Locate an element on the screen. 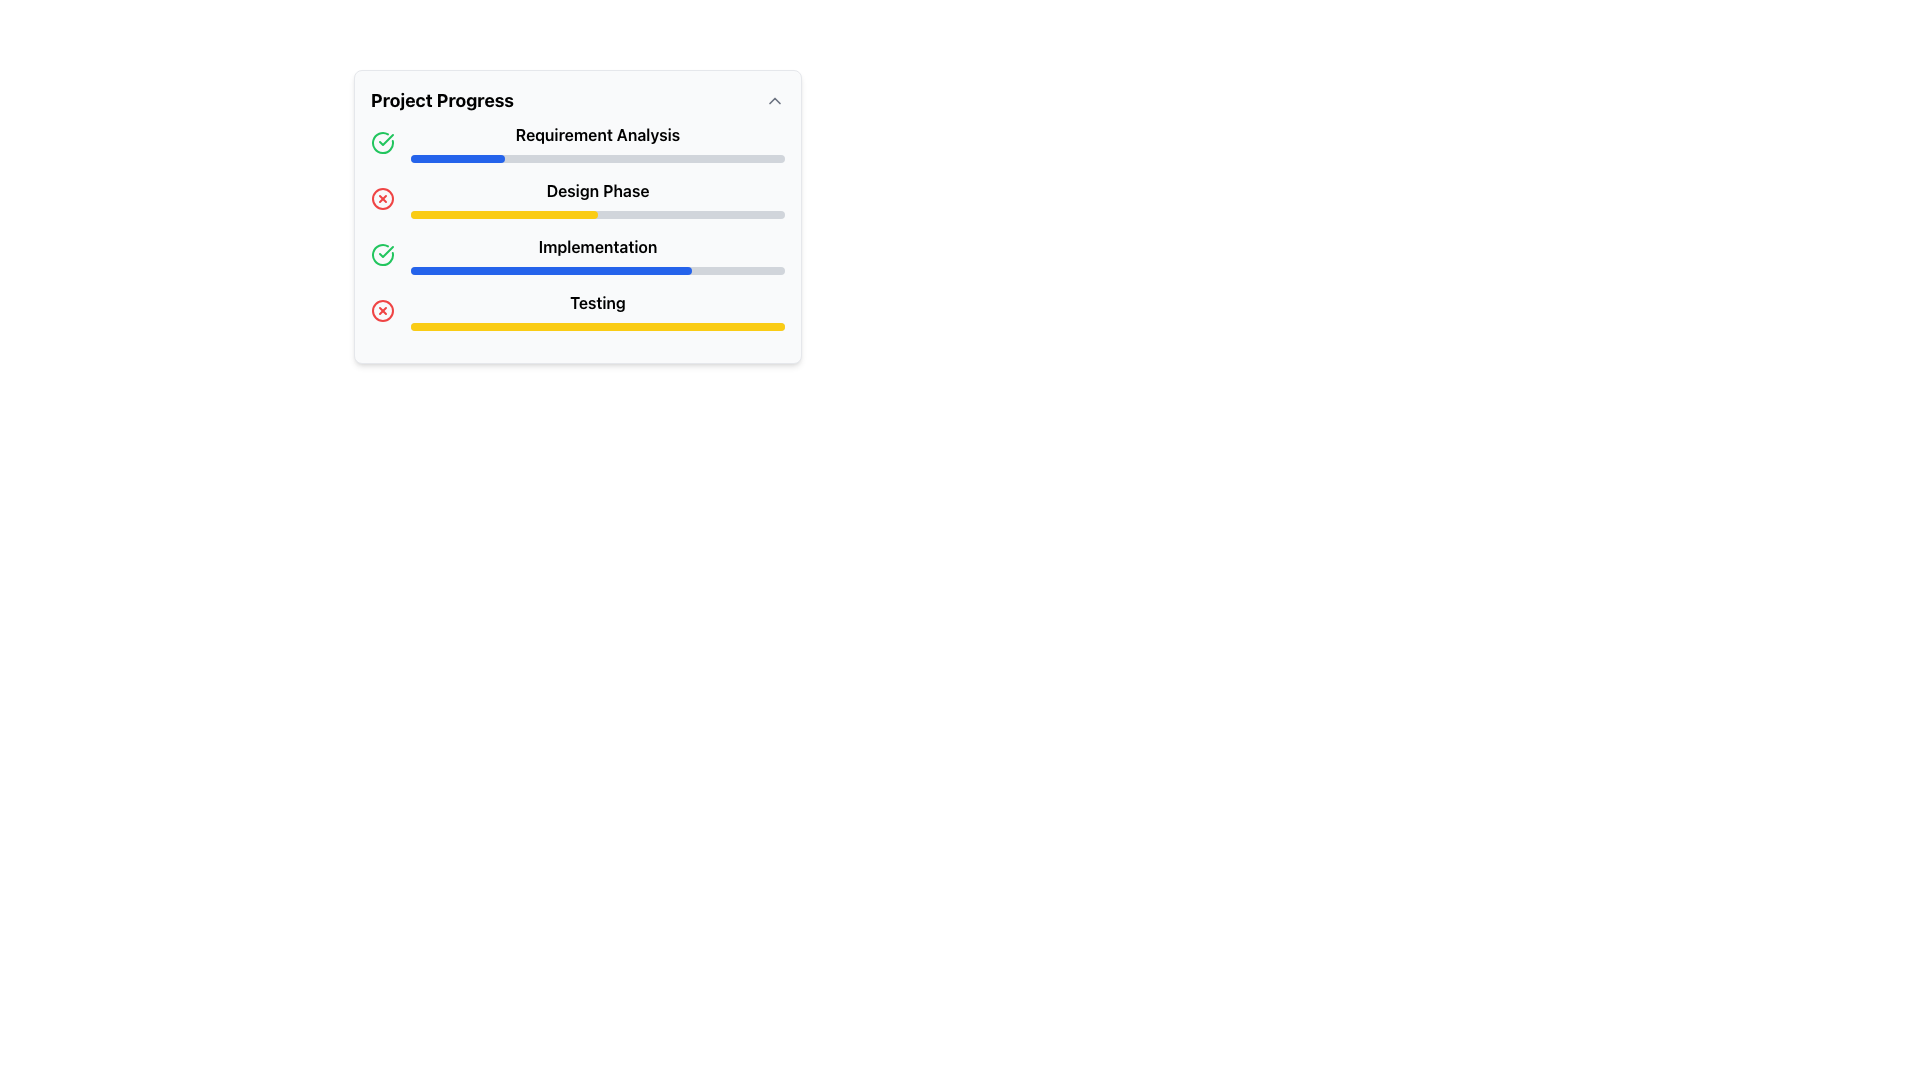  the progress bar that indicates completion for 'Testing', which is the fourth progress bar under 'Project Progress' is located at coordinates (597, 326).